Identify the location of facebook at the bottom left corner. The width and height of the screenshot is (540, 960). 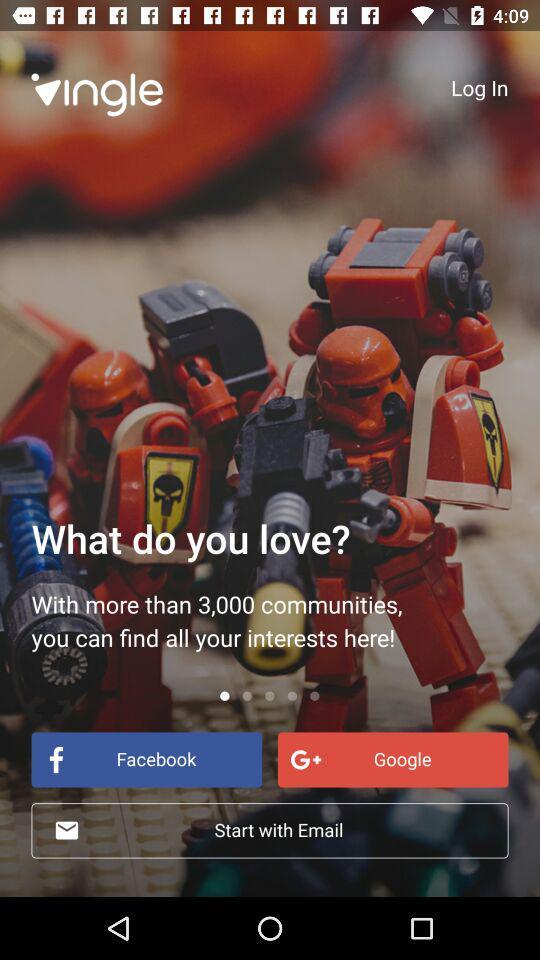
(145, 758).